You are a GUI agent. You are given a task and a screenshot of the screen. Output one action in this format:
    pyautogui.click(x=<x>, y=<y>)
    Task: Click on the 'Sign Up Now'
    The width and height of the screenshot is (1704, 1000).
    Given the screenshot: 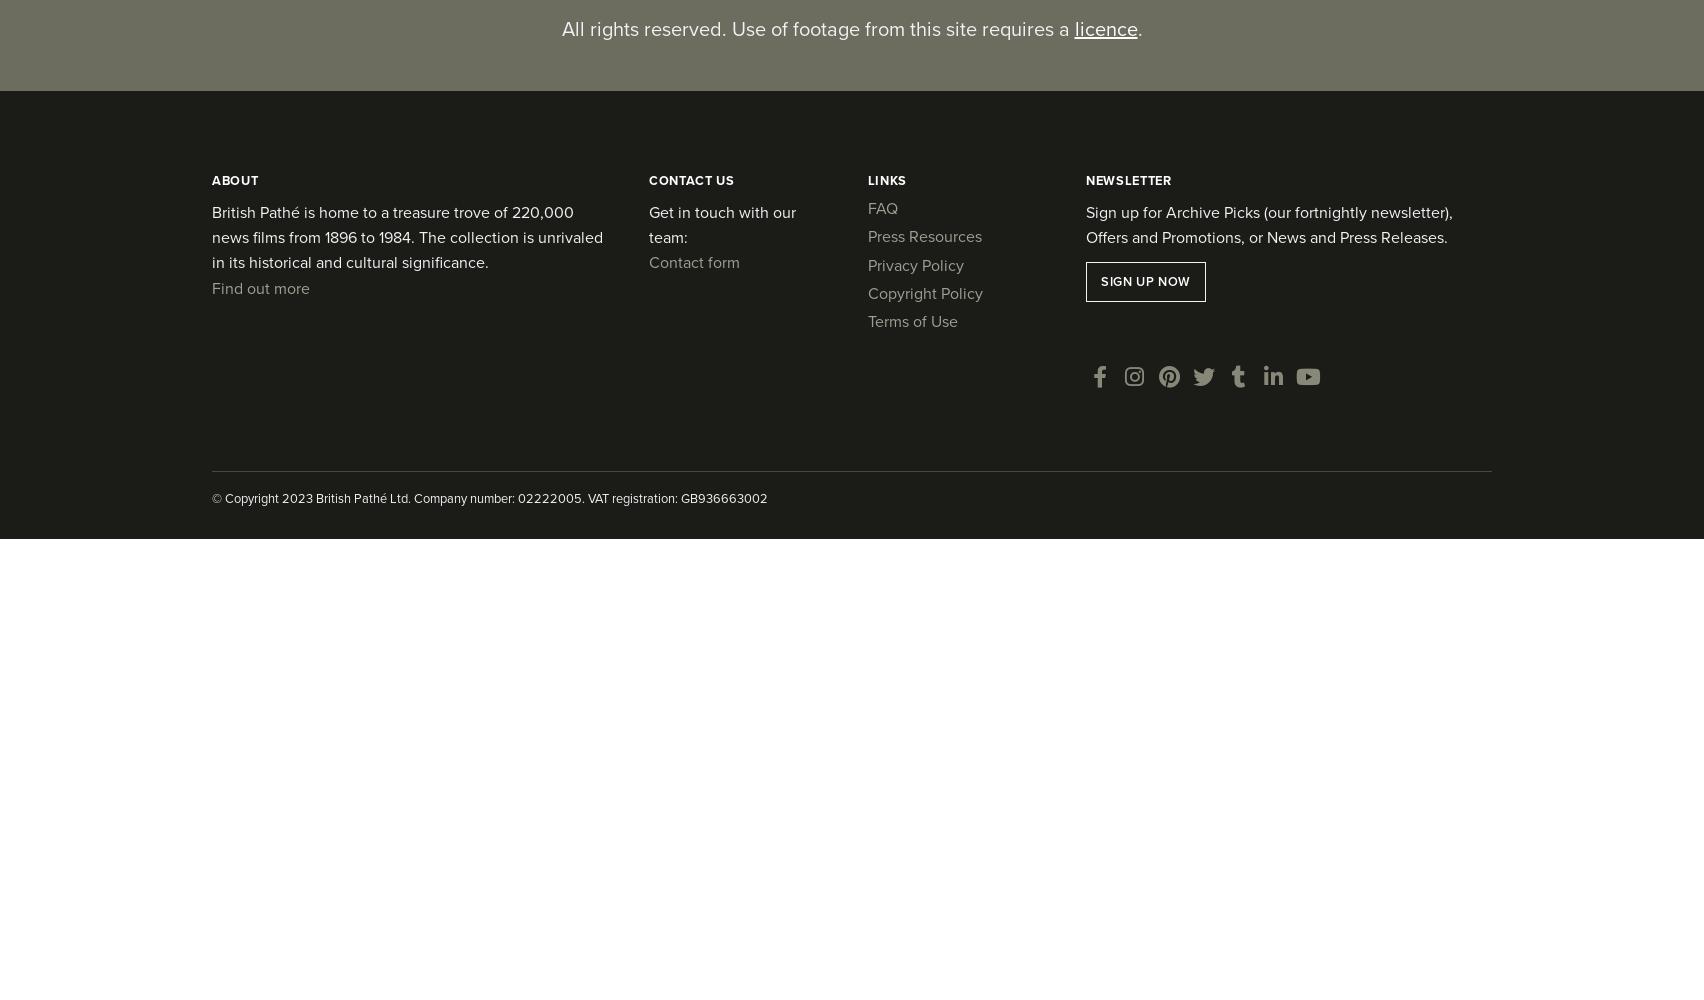 What is the action you would take?
    pyautogui.click(x=1099, y=281)
    